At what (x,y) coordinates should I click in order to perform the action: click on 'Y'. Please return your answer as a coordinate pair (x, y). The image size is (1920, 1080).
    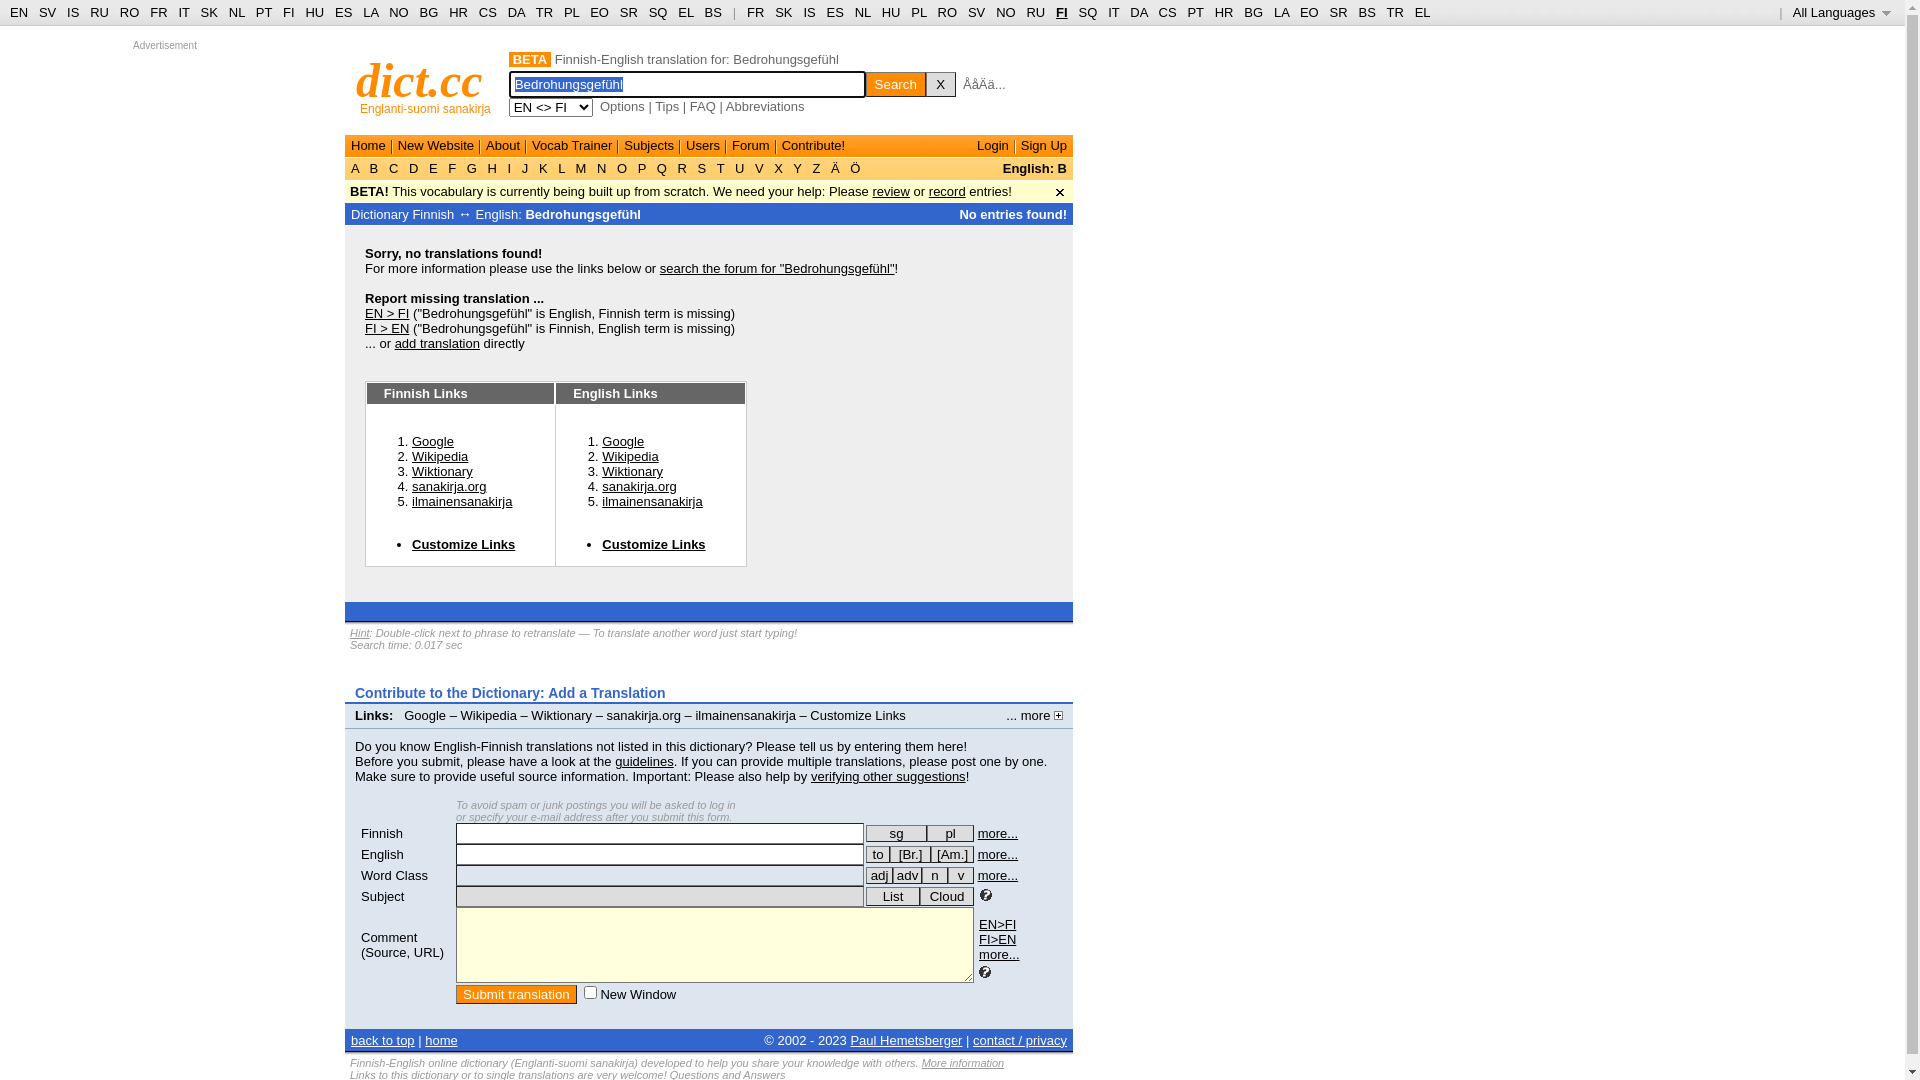
    Looking at the image, I should click on (796, 167).